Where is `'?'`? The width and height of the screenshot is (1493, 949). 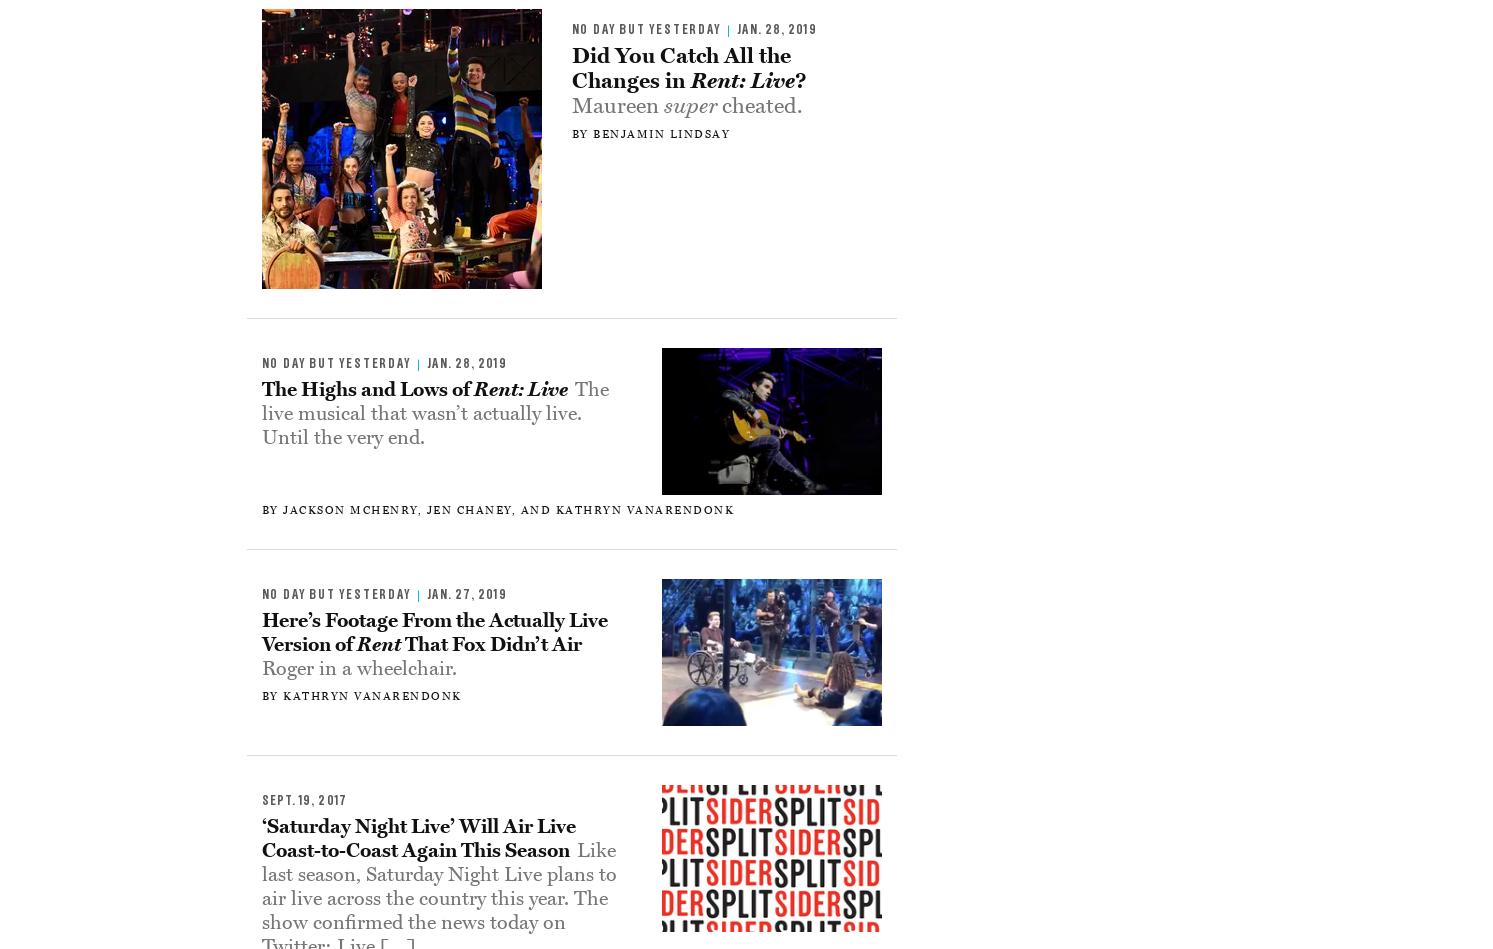 '?' is located at coordinates (799, 80).